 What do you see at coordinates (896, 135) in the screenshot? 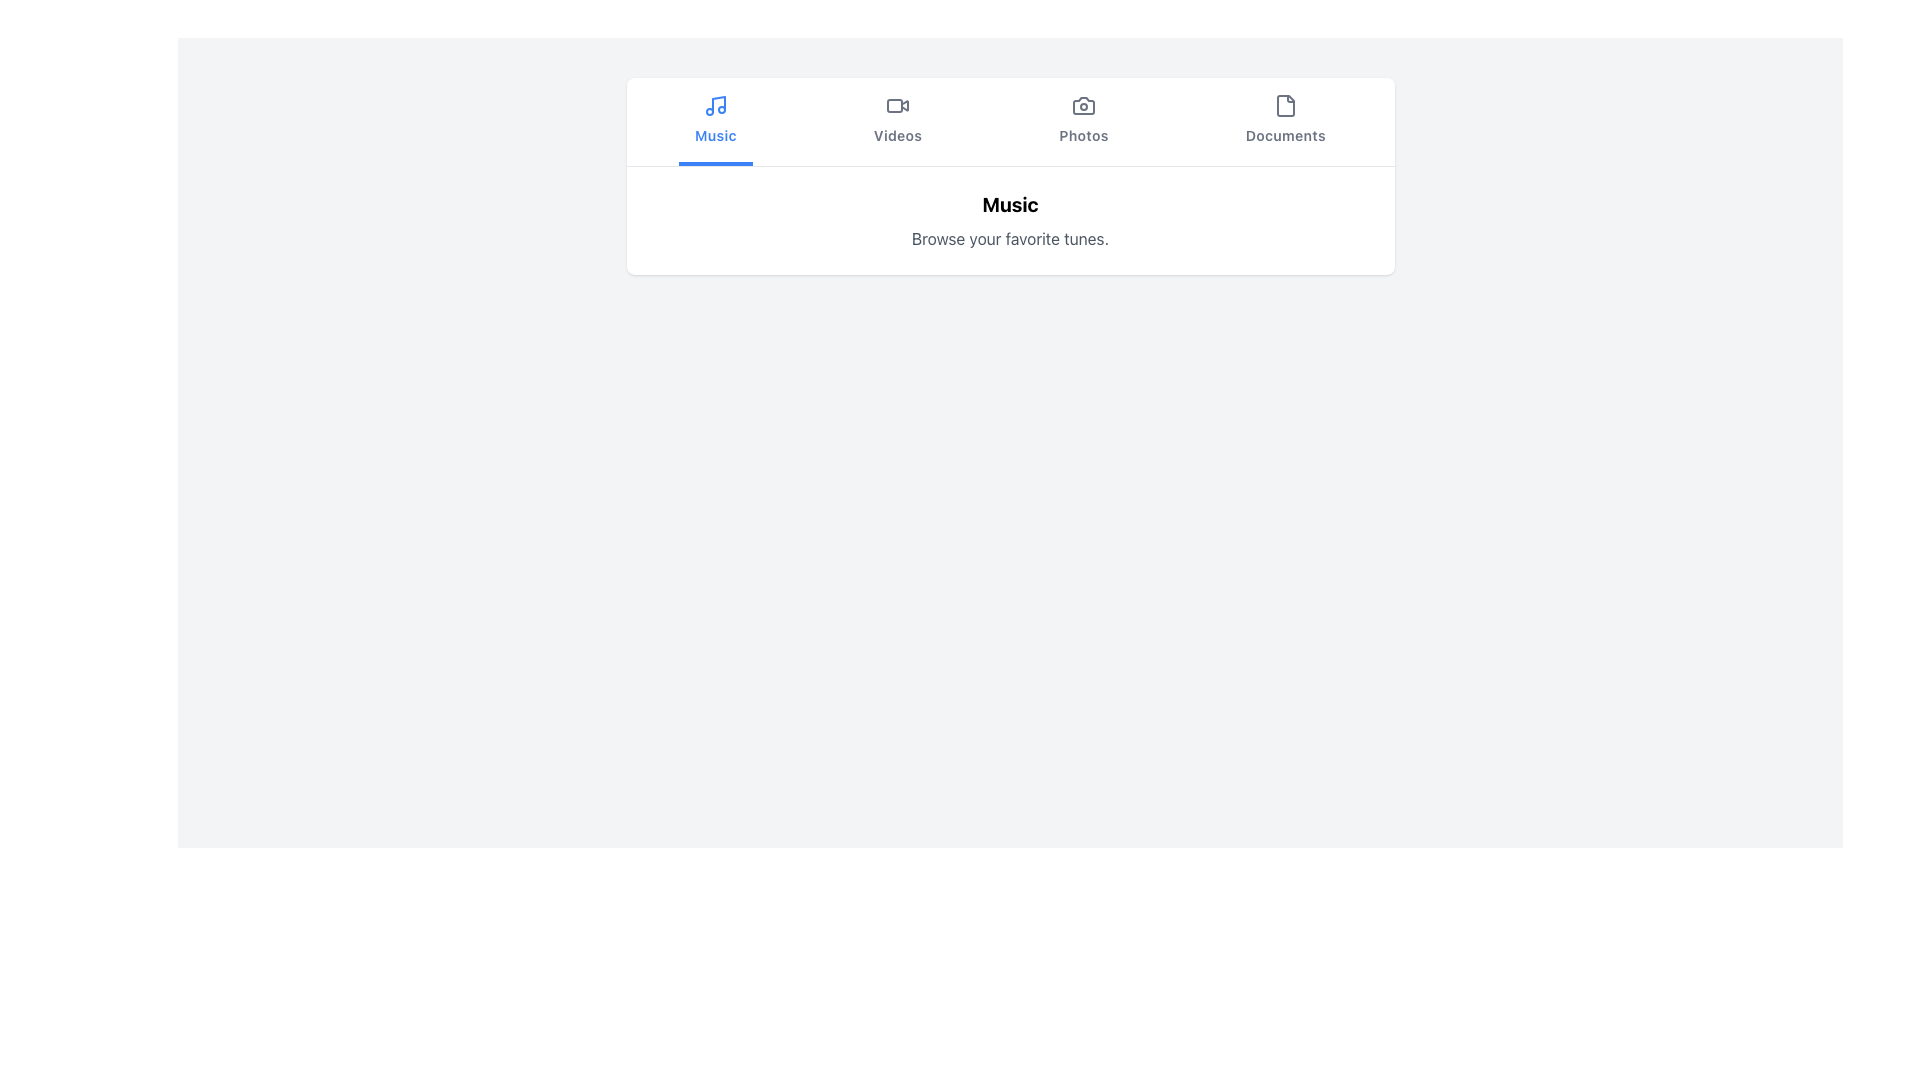
I see `'Videos' text label that indicates content related to videos, located below the video camera icon and positioned as the second label in a row of tabs at the top center of the page` at bounding box center [896, 135].